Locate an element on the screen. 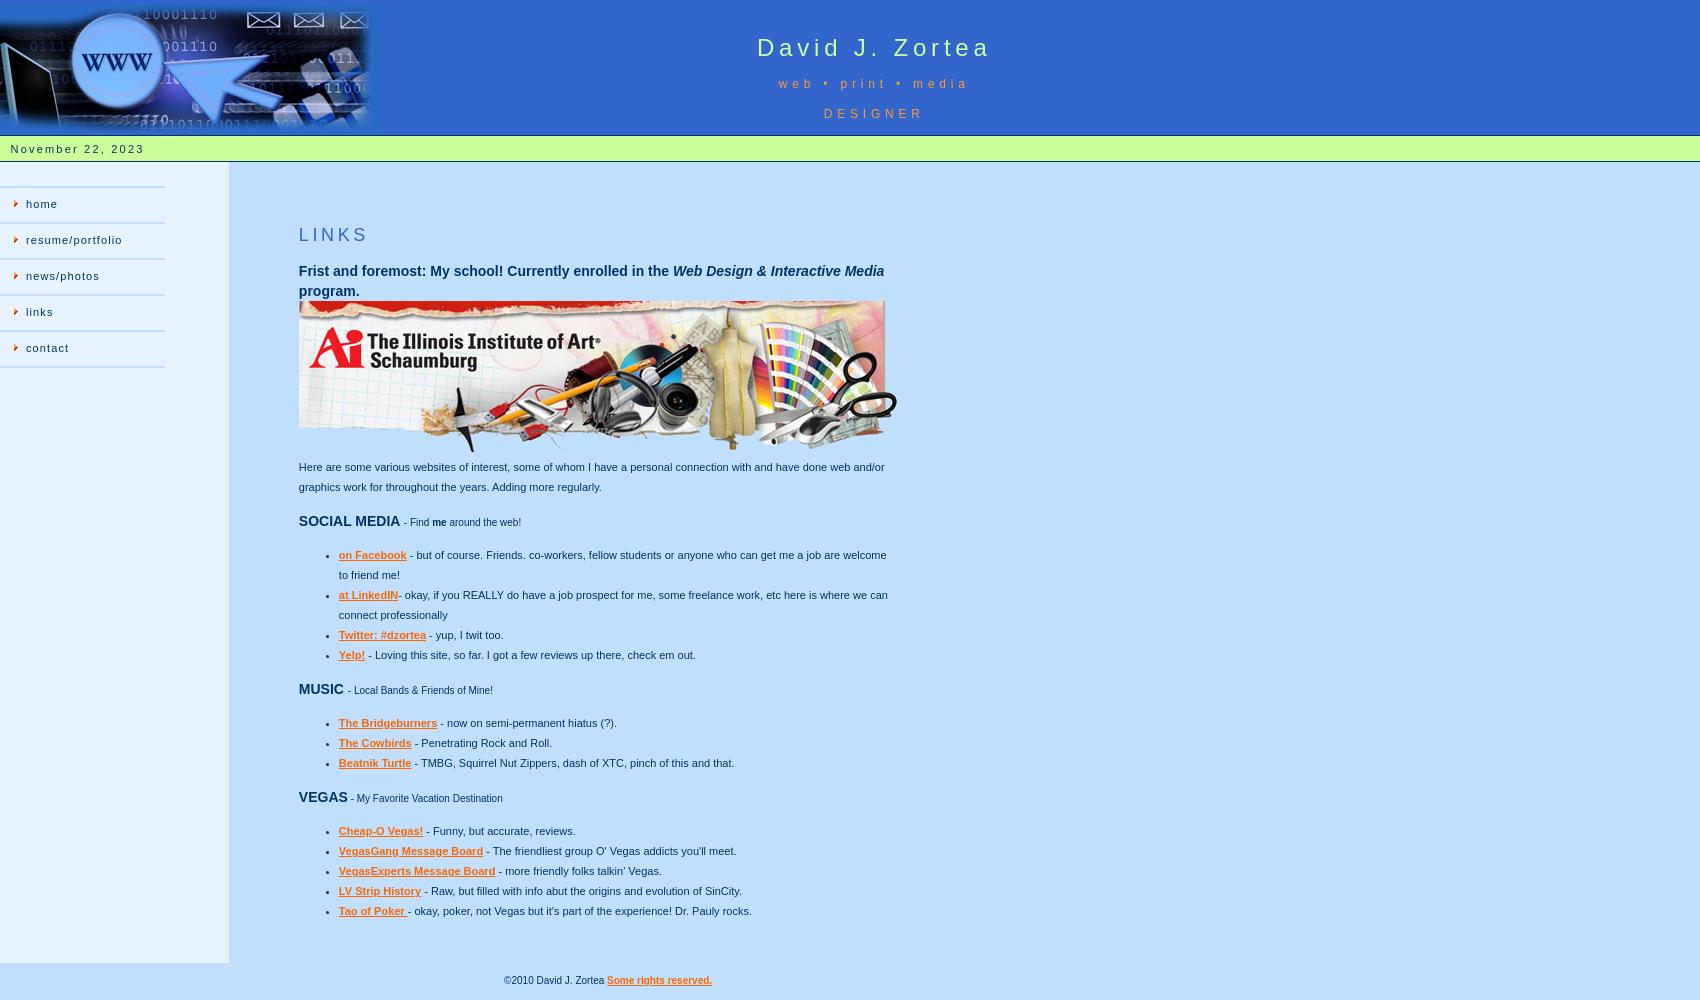  '- okay, if you REALLY do have a job prospect for me, some freelance work, etc here is where we can connect professionally' is located at coordinates (611, 604).